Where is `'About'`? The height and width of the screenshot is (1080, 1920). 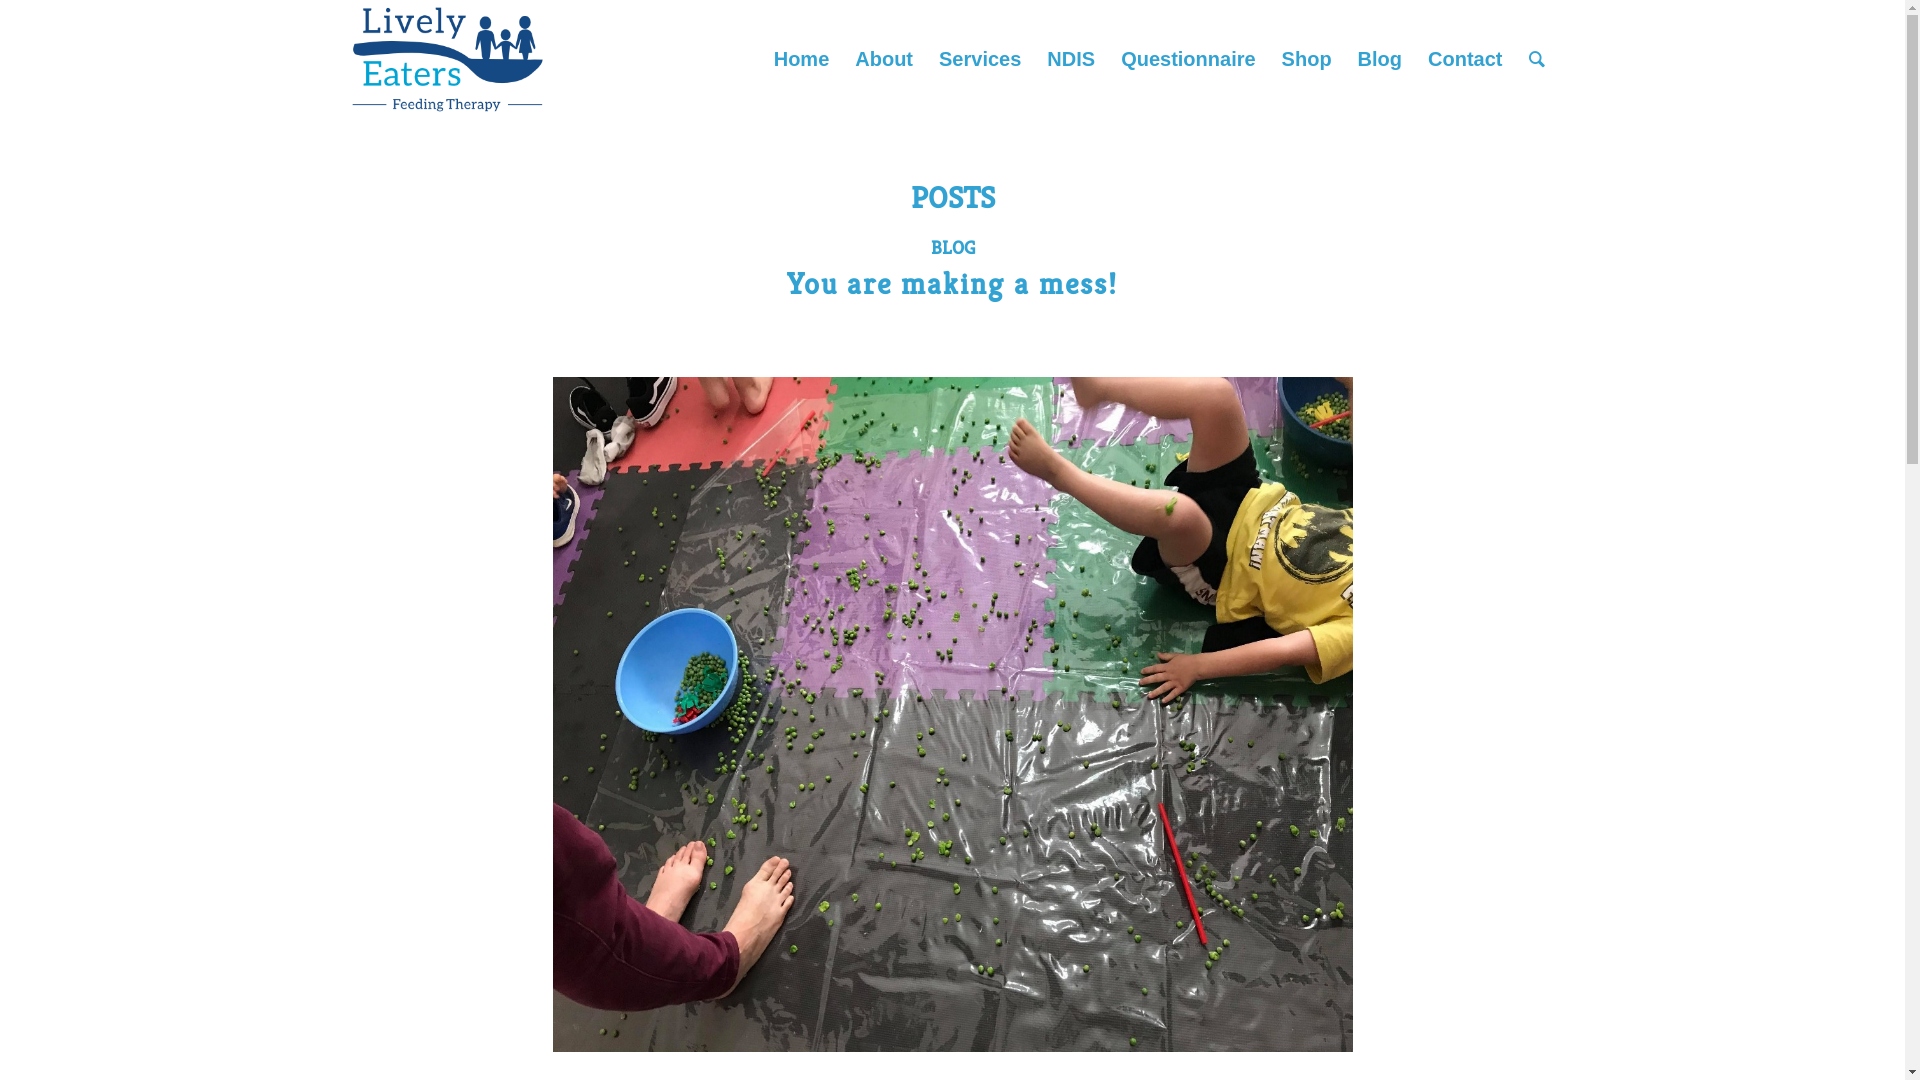 'About' is located at coordinates (882, 57).